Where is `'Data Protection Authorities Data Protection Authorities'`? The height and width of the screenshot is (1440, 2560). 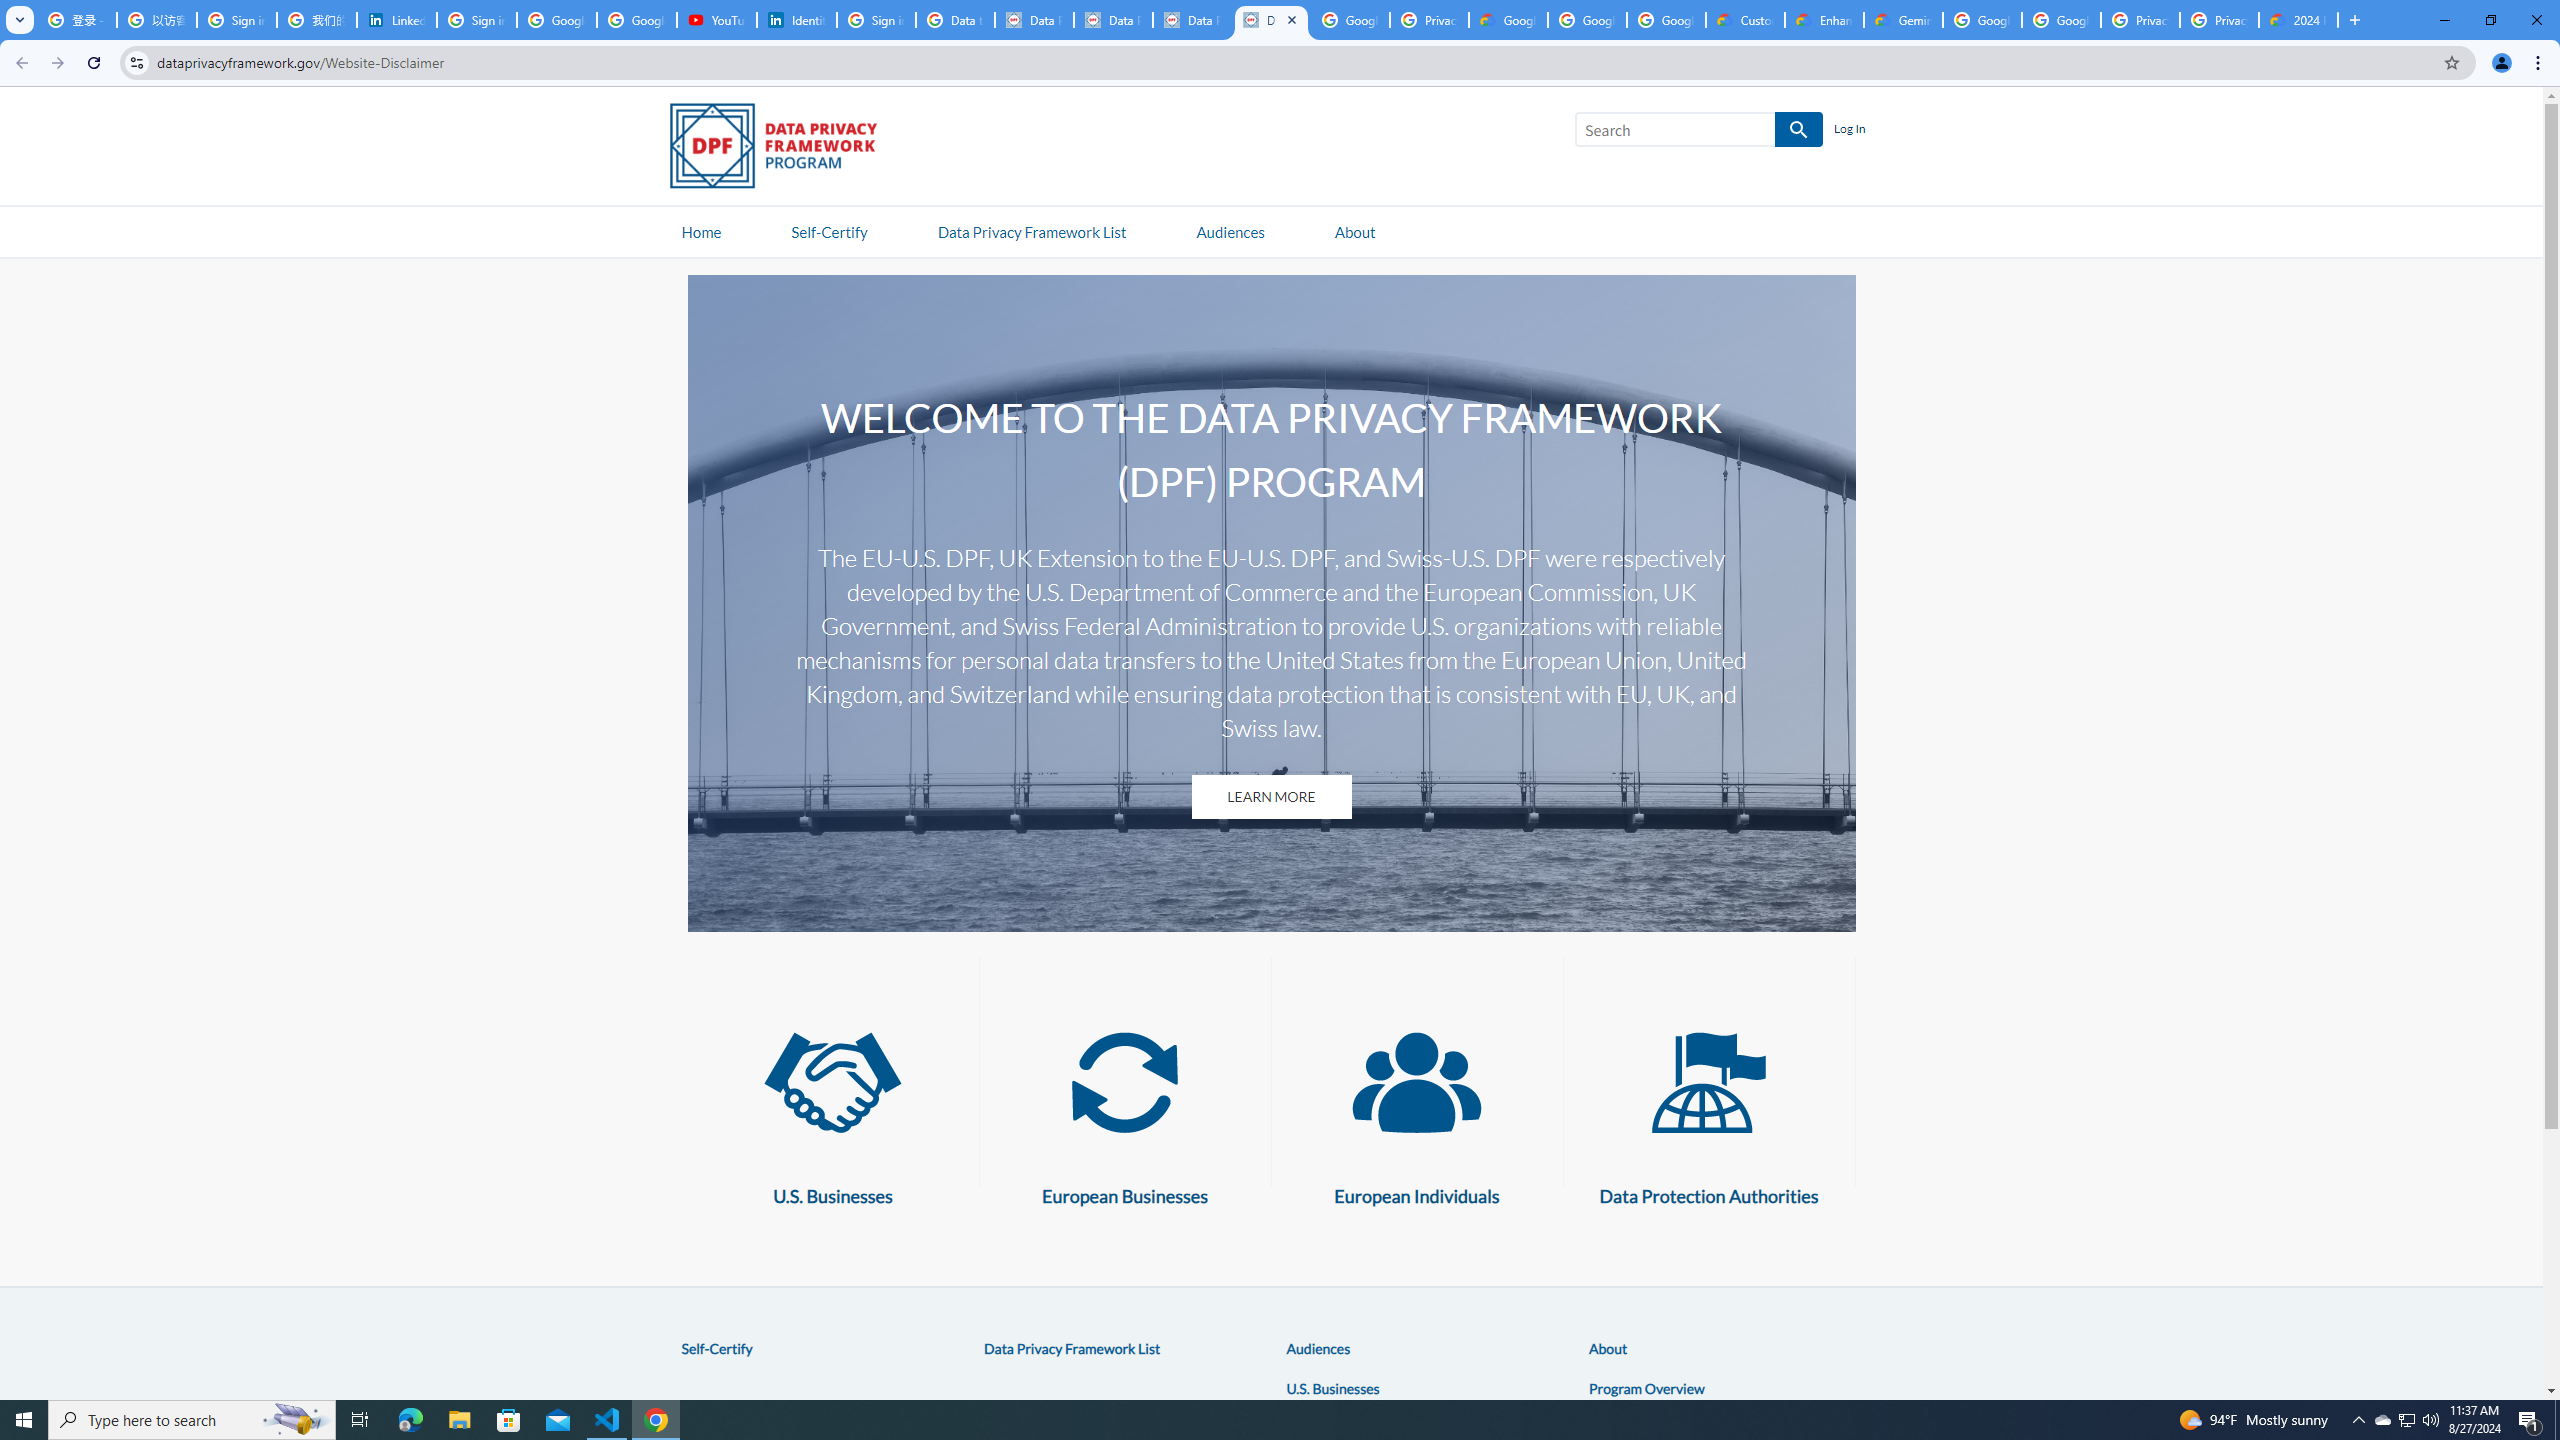 'Data Protection Authorities Data Protection Authorities' is located at coordinates (1708, 1107).